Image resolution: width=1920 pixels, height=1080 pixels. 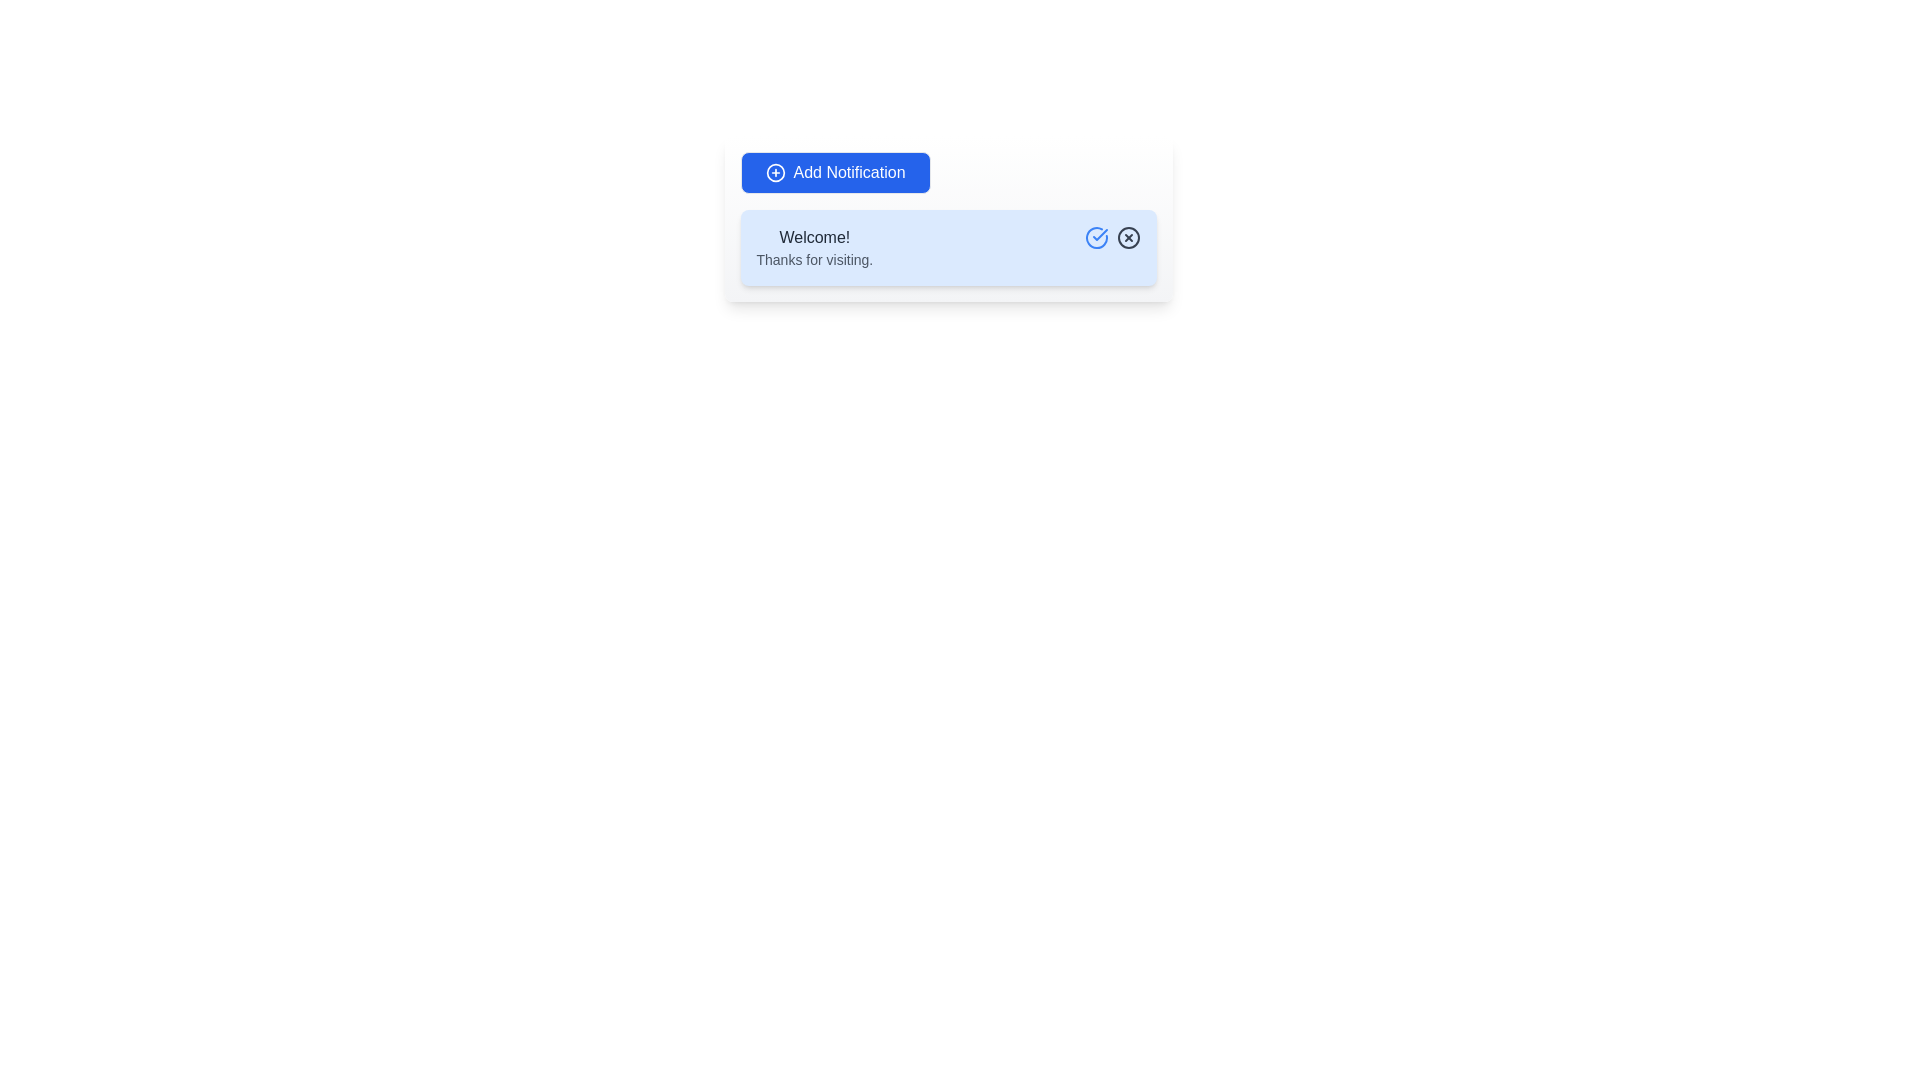 What do you see at coordinates (849, 172) in the screenshot?
I see `the text label 'Add Notification' which is centrally aligned with a white font on a blue background, located in the top-left section of the interface` at bounding box center [849, 172].